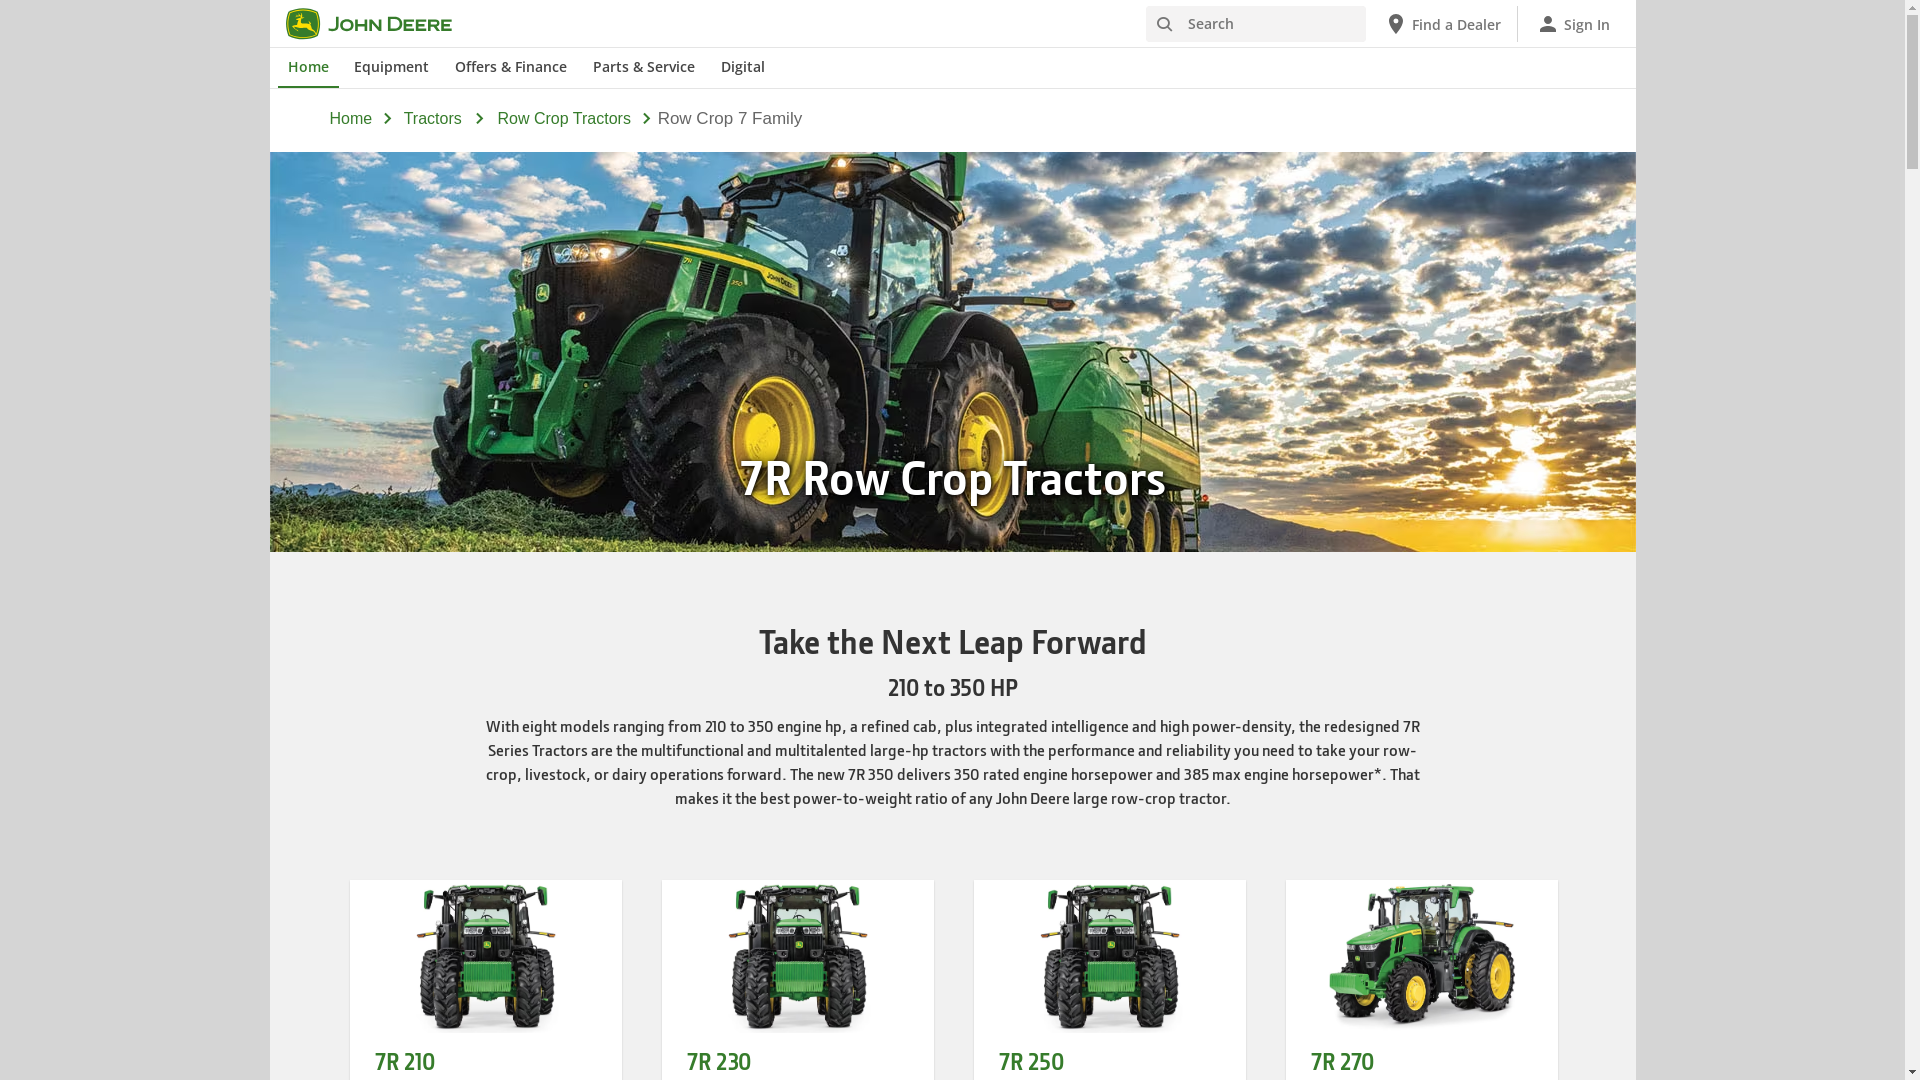 The height and width of the screenshot is (1080, 1920). What do you see at coordinates (1442, 23) in the screenshot?
I see `'Find a Dealer'` at bounding box center [1442, 23].